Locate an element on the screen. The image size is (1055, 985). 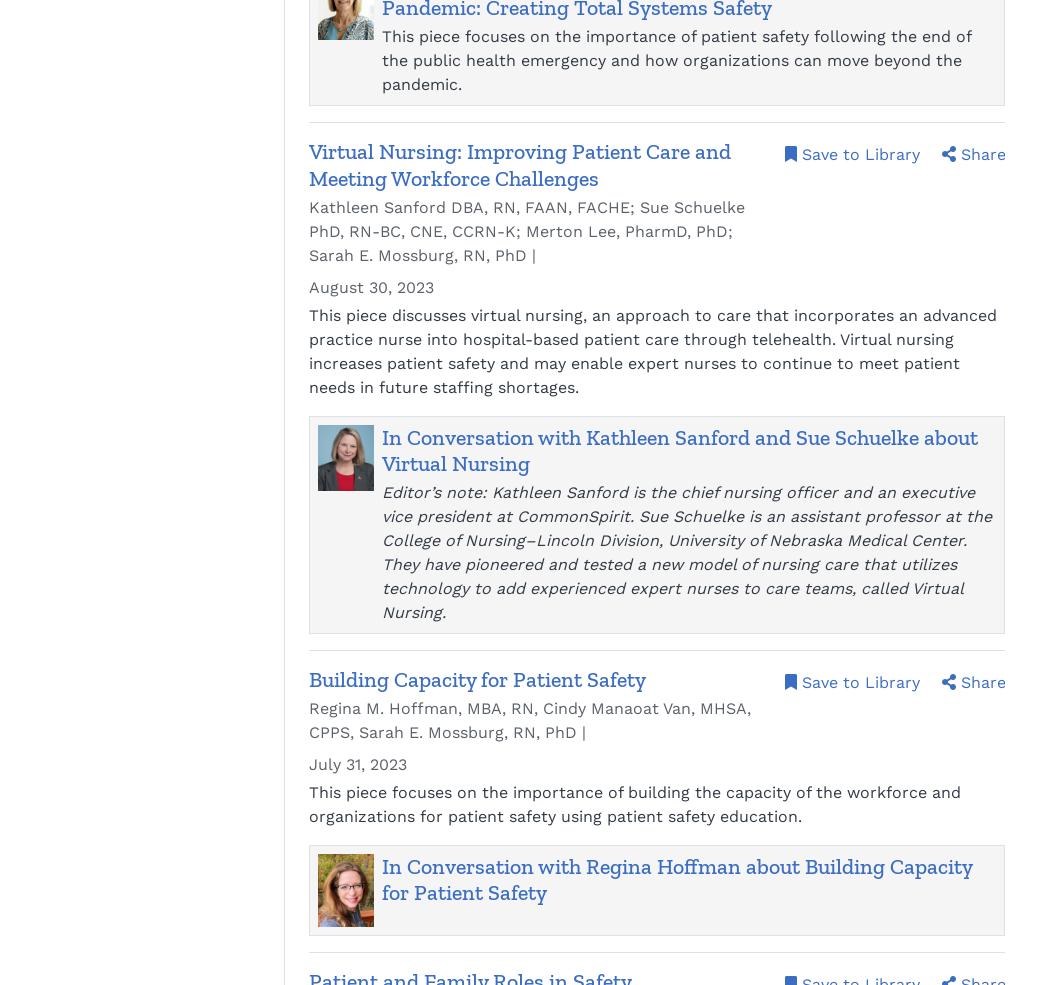
'Building Capacity for Patient Safety' is located at coordinates (477, 677).